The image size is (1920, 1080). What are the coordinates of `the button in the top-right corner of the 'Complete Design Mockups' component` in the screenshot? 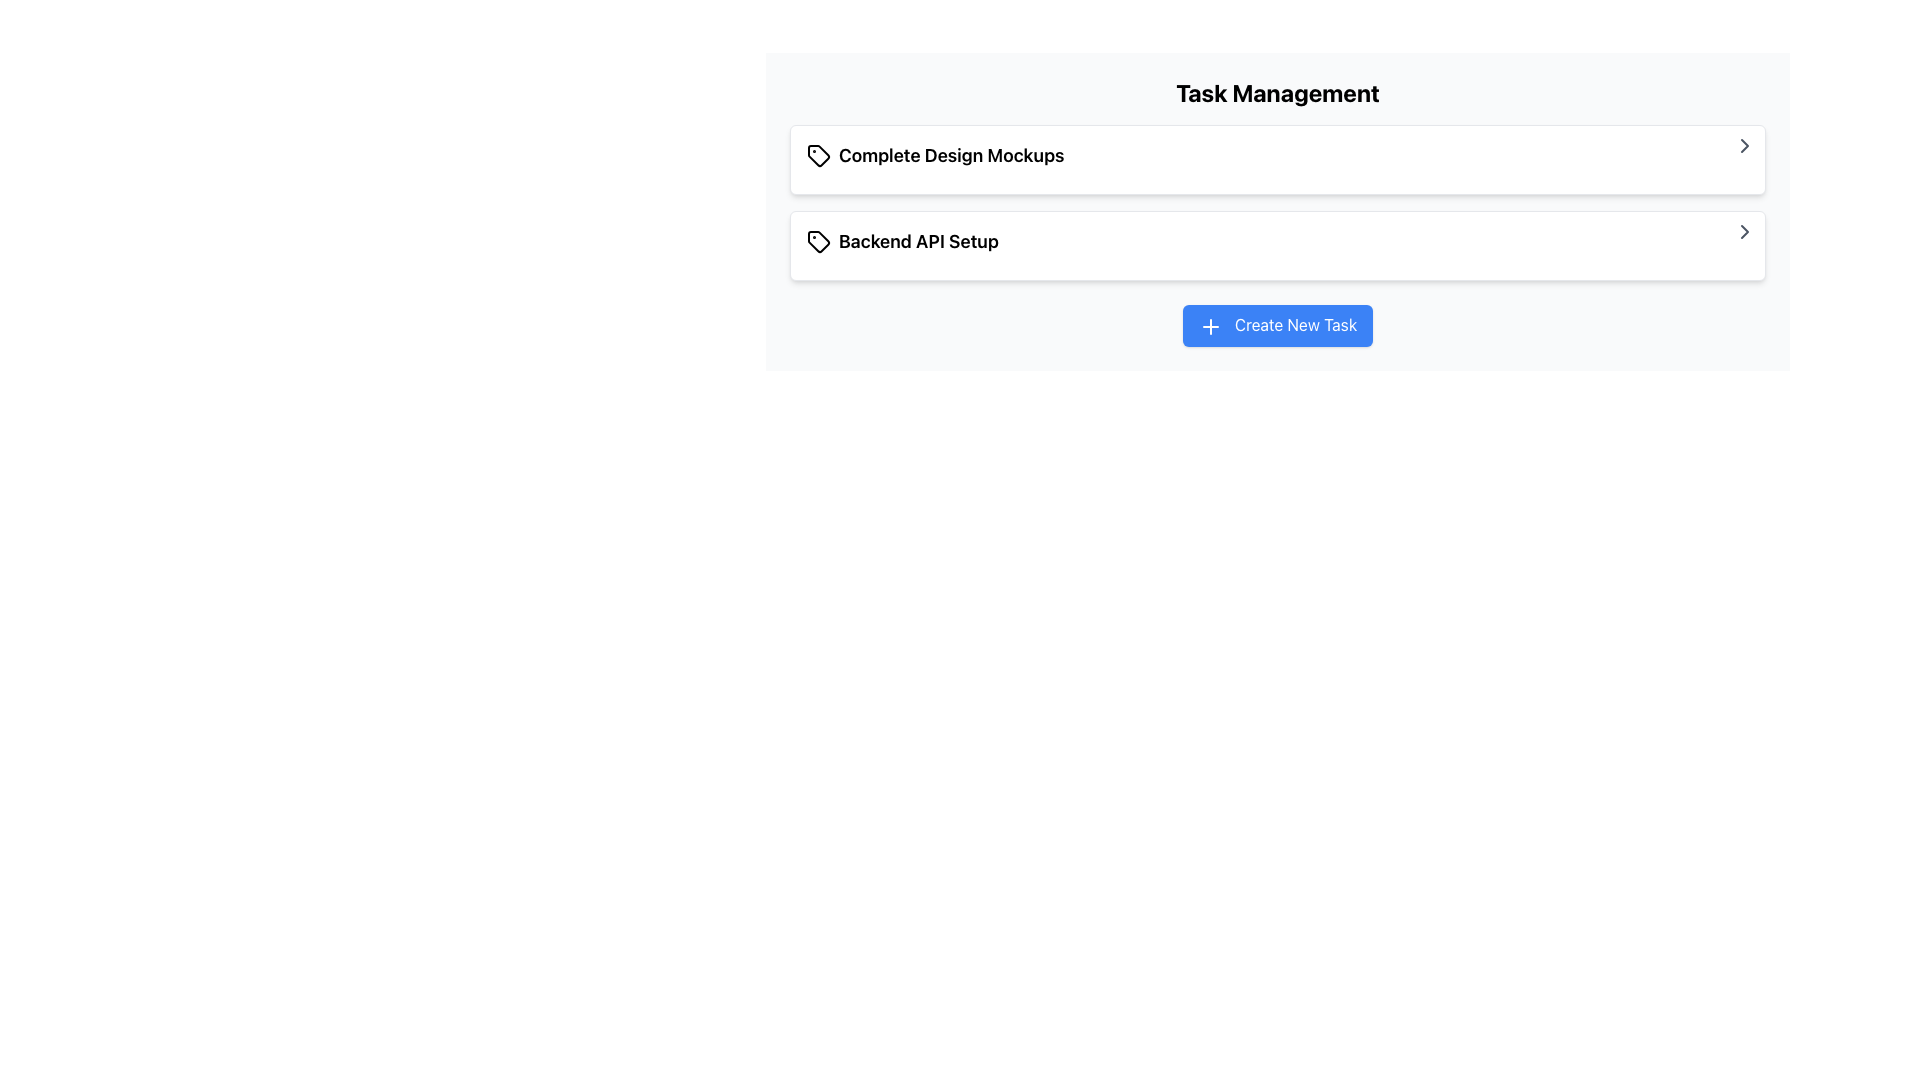 It's located at (1744, 145).